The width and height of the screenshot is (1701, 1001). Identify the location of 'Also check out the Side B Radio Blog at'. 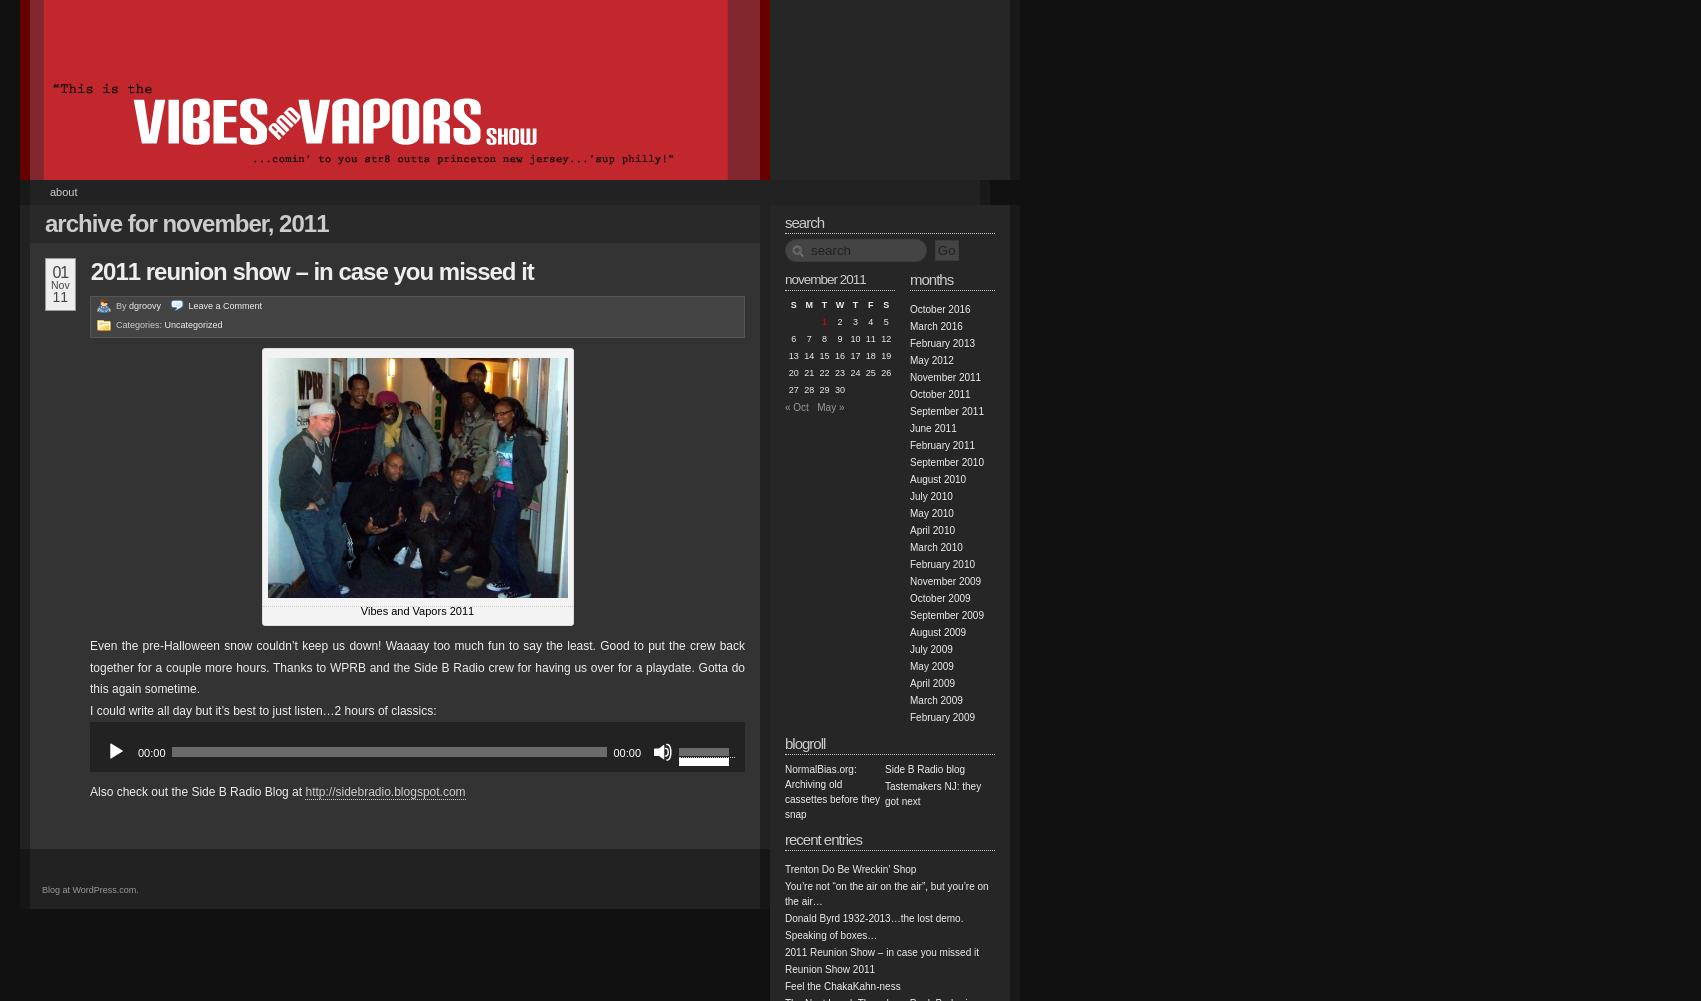
(89, 790).